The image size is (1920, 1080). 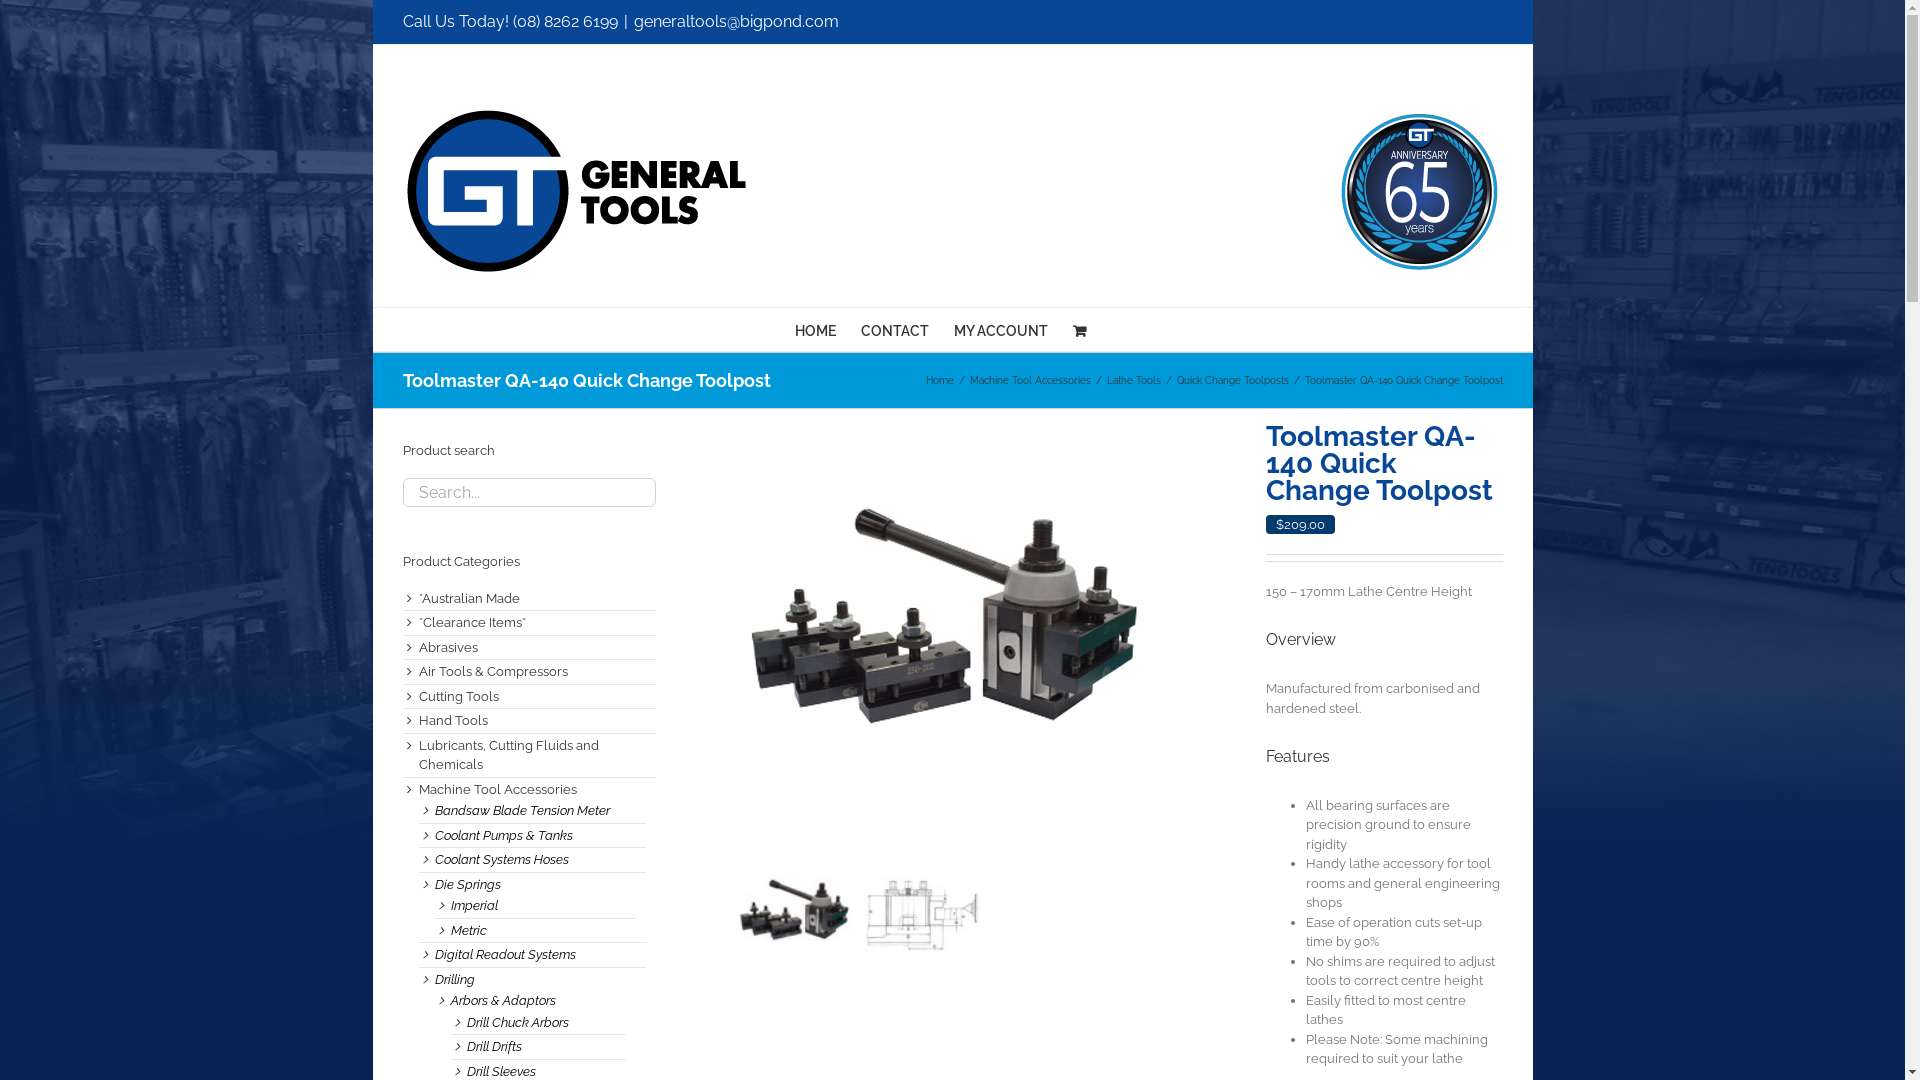 I want to click on 'HOME', so click(x=814, y=328).